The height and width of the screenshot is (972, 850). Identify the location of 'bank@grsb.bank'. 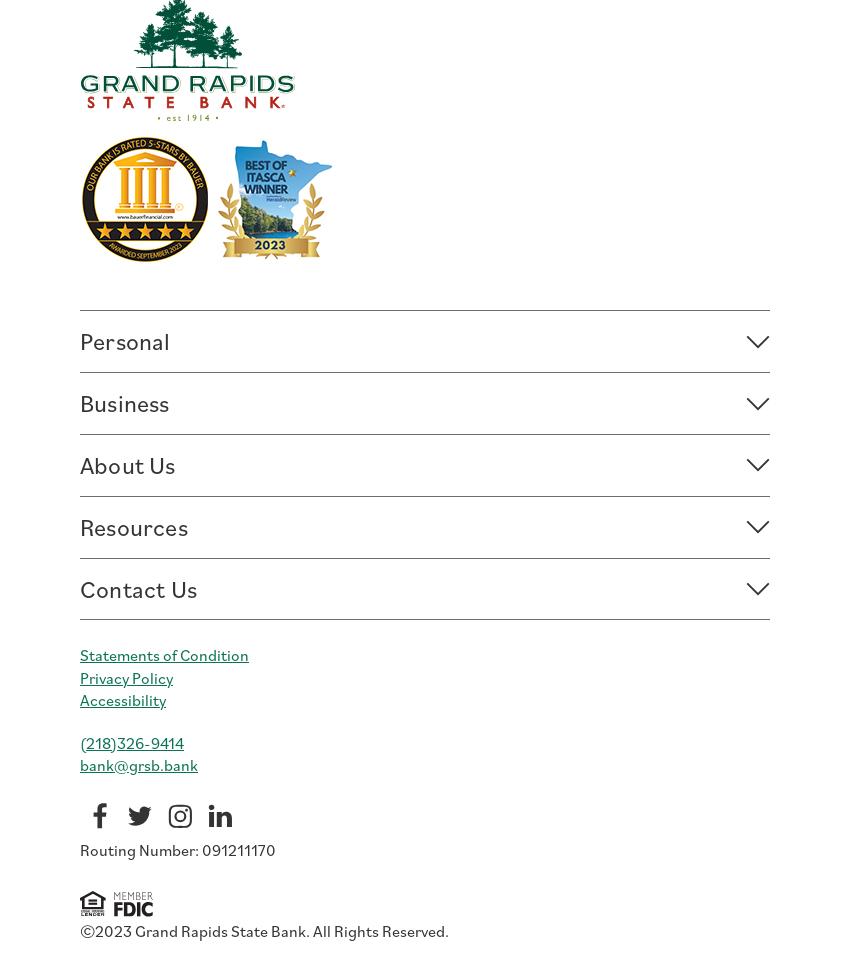
(79, 763).